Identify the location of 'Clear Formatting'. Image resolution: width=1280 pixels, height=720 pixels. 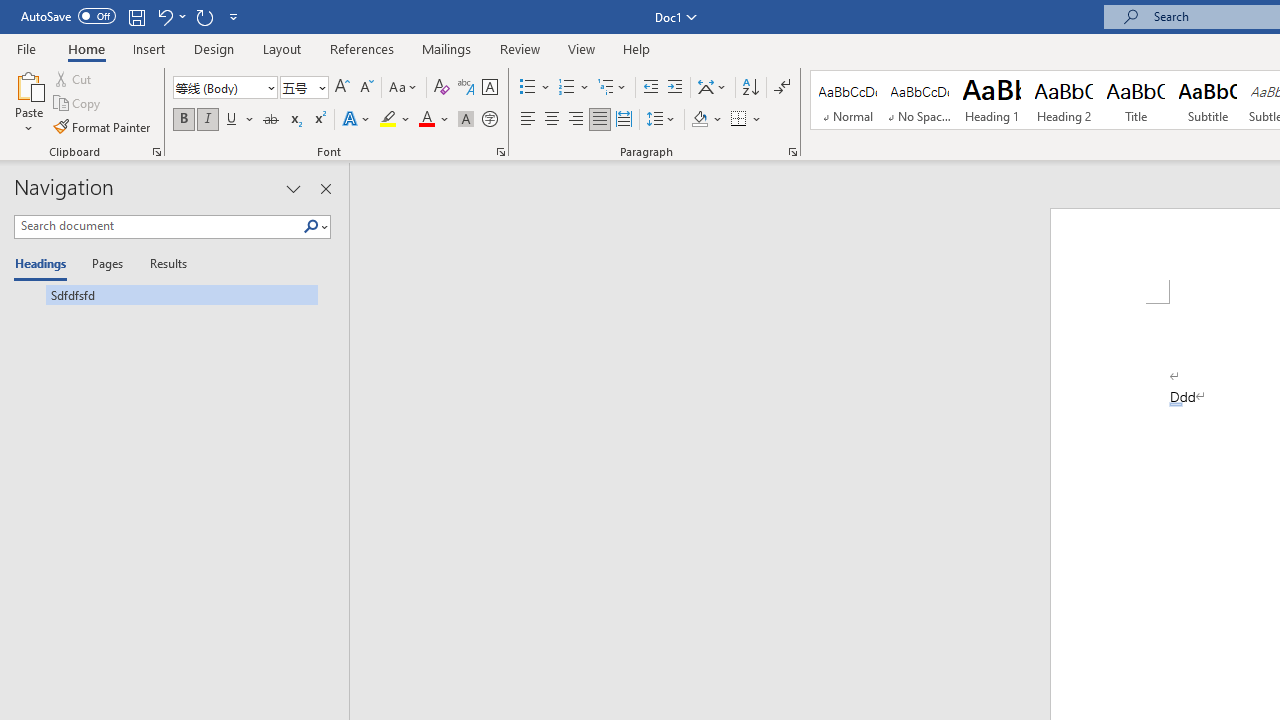
(441, 86).